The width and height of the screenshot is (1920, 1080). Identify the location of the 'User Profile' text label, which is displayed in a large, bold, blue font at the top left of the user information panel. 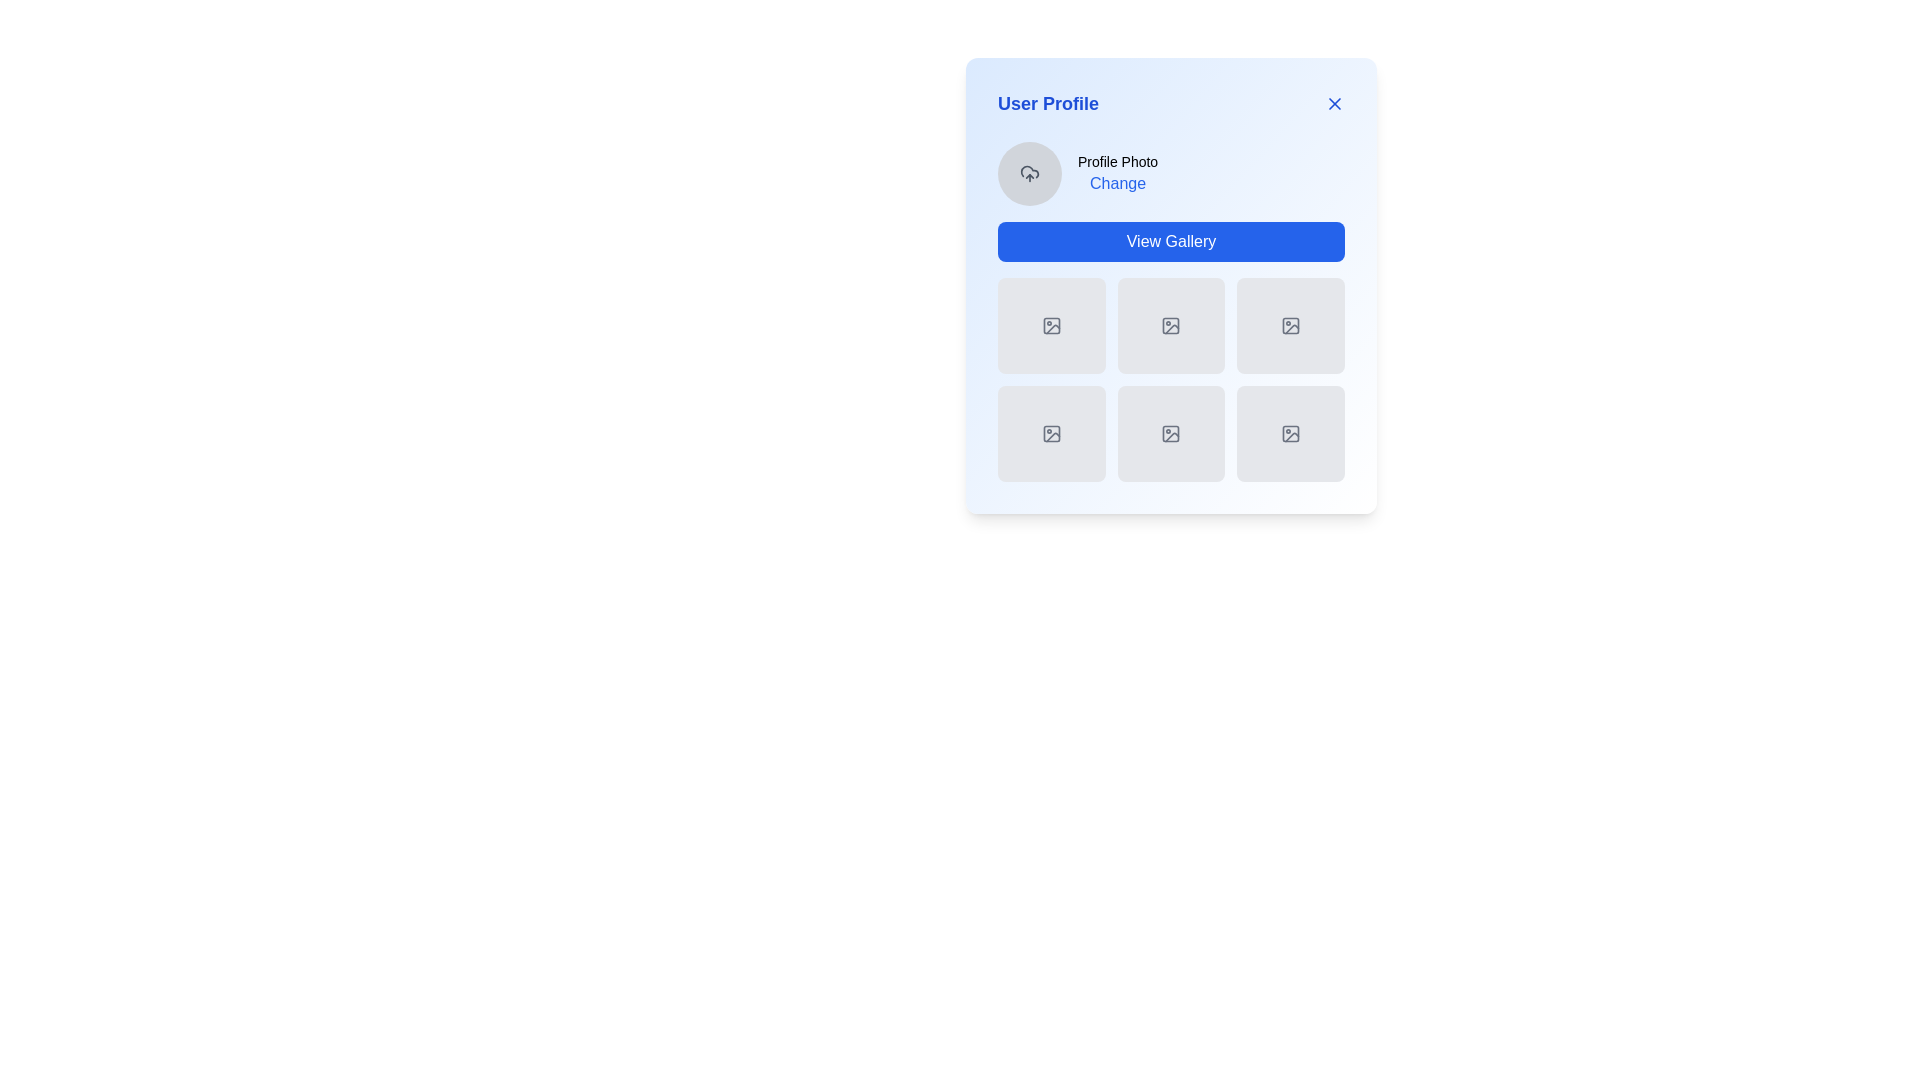
(1047, 104).